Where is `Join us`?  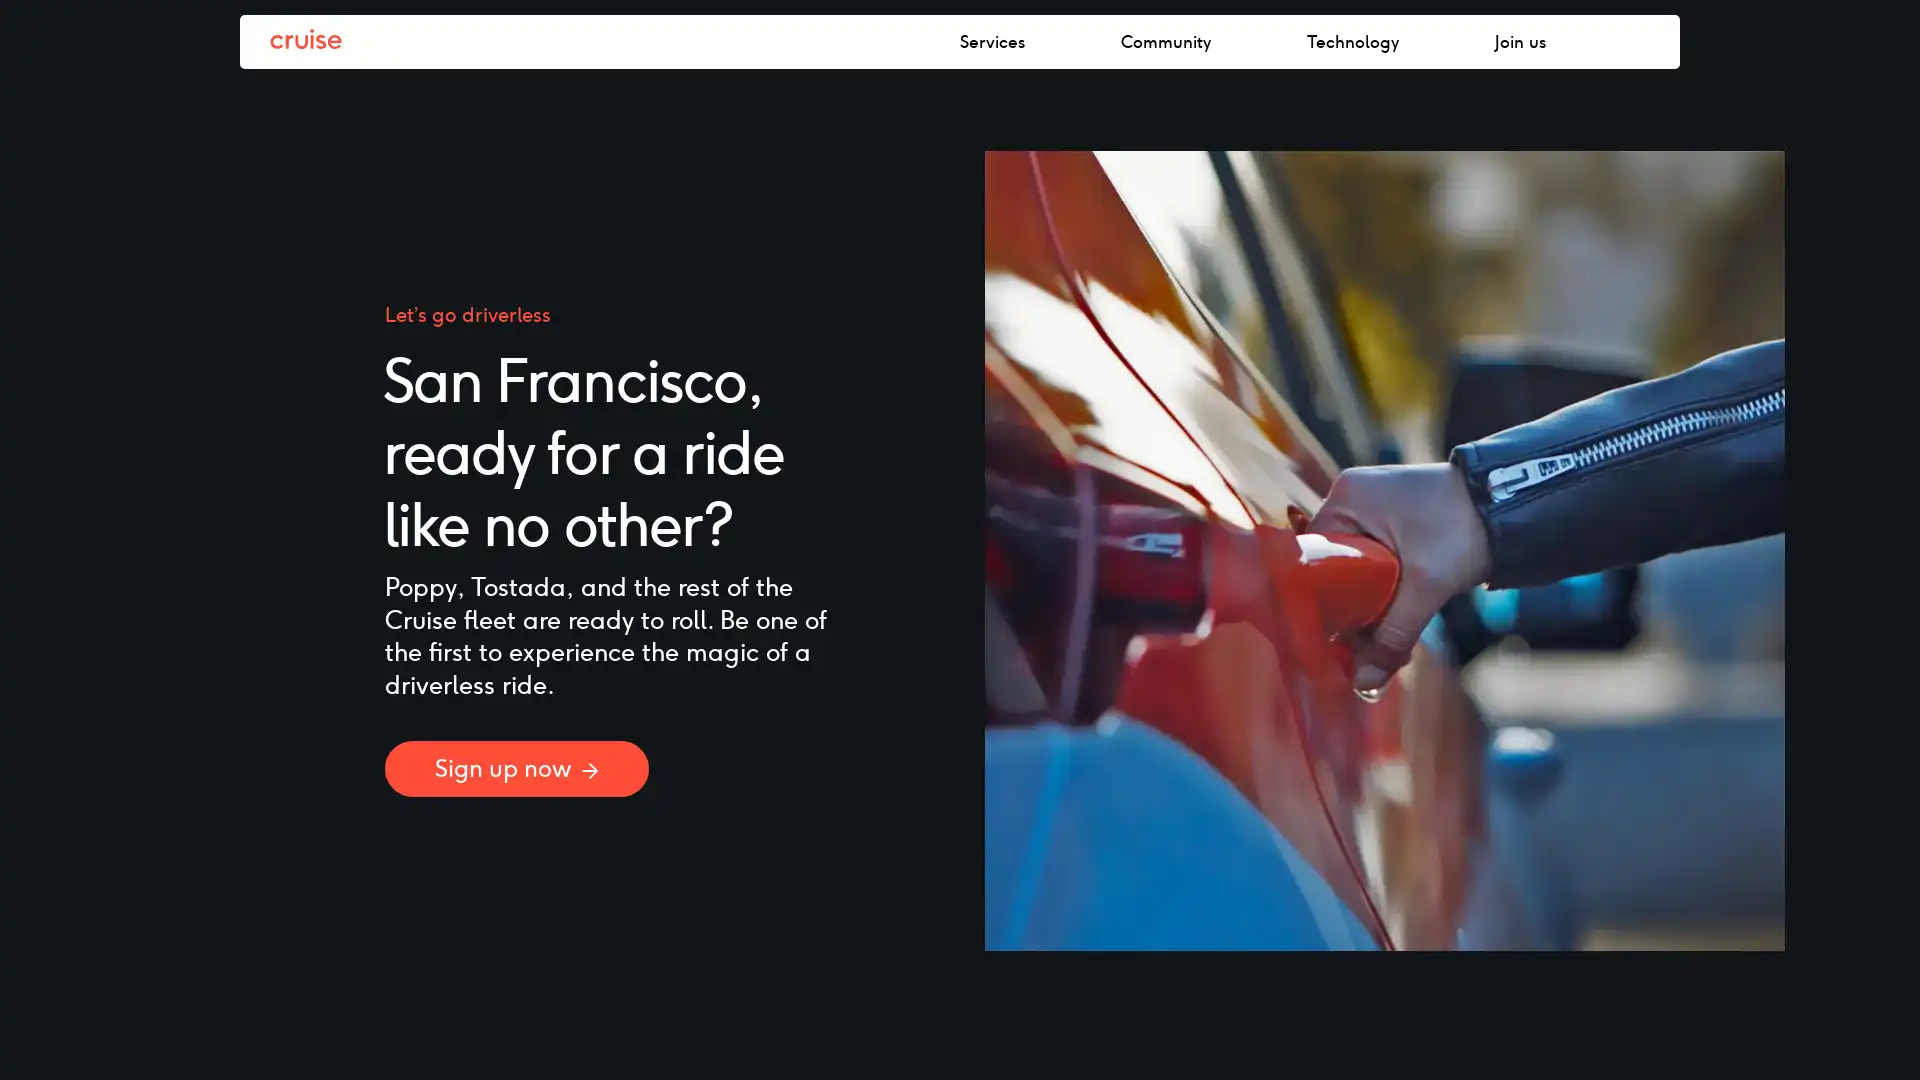 Join us is located at coordinates (1625, 42).